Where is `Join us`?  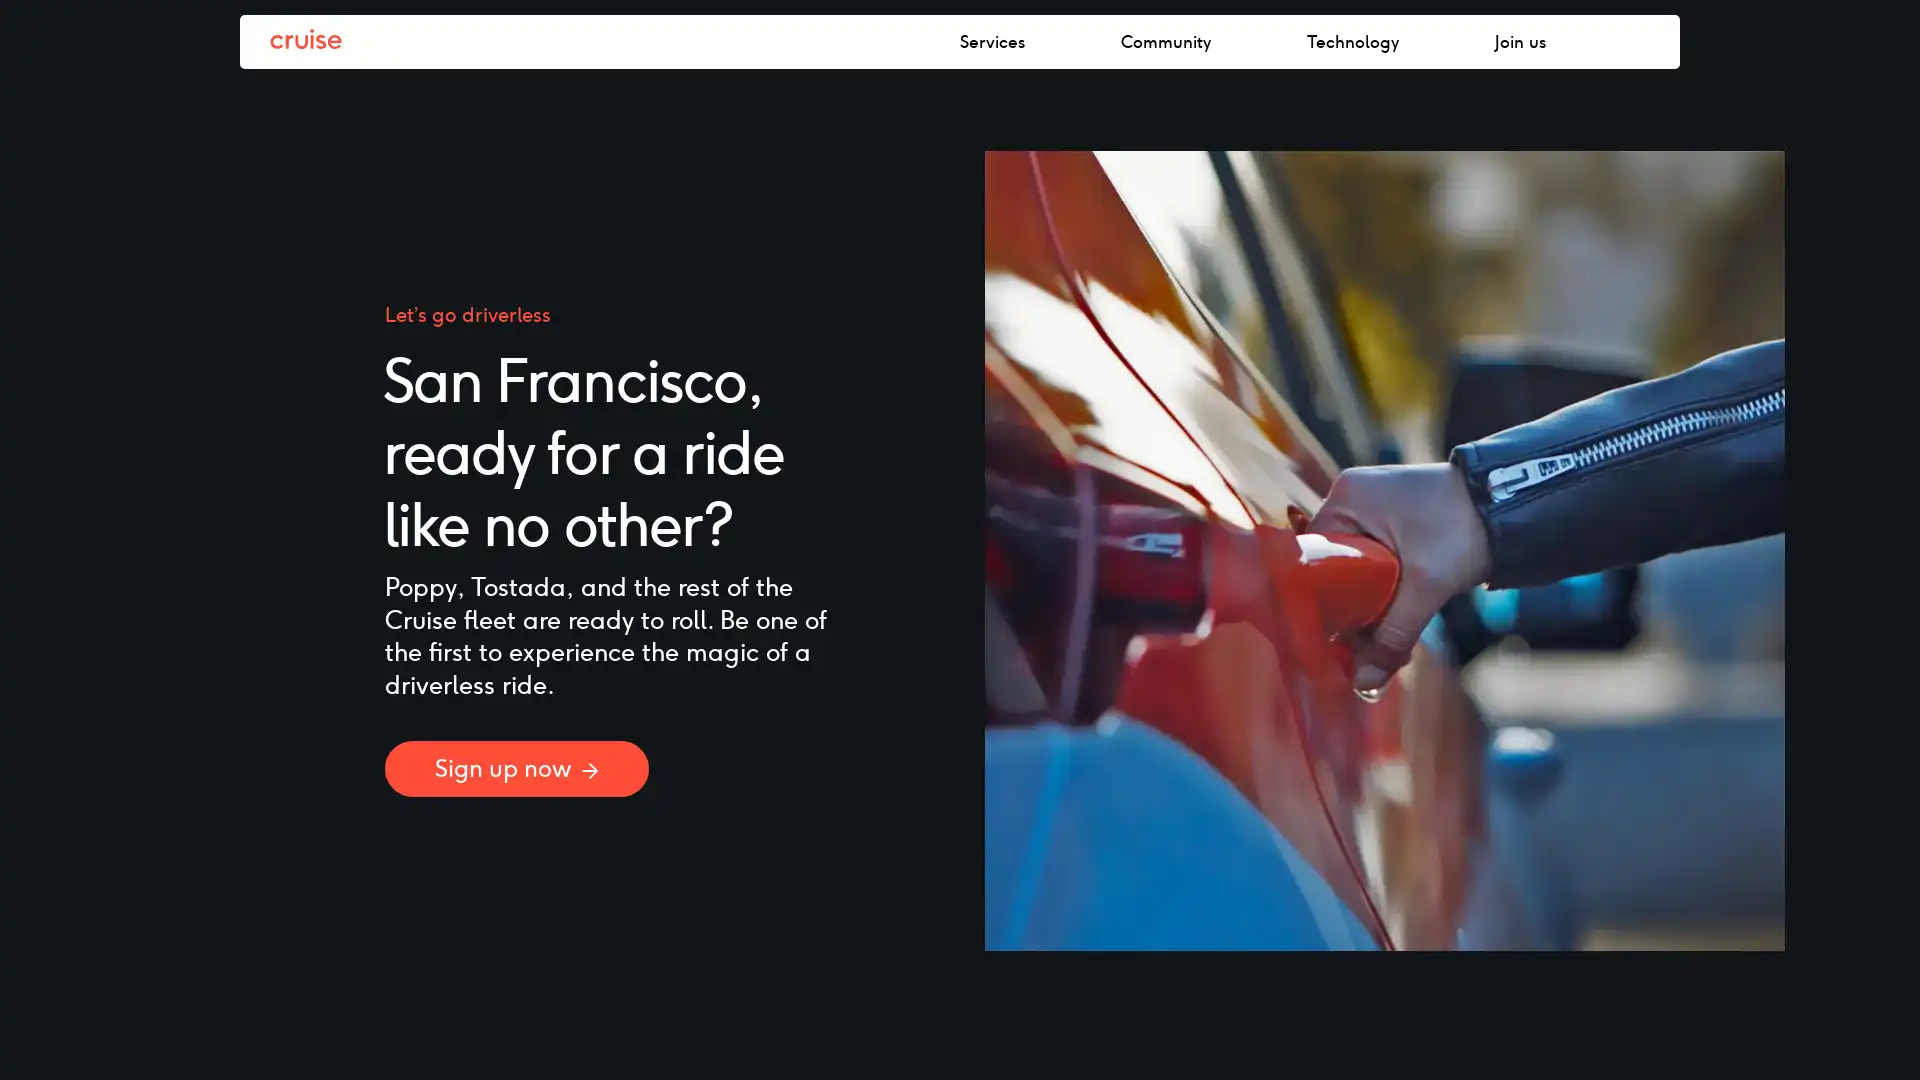 Join us is located at coordinates (1625, 42).